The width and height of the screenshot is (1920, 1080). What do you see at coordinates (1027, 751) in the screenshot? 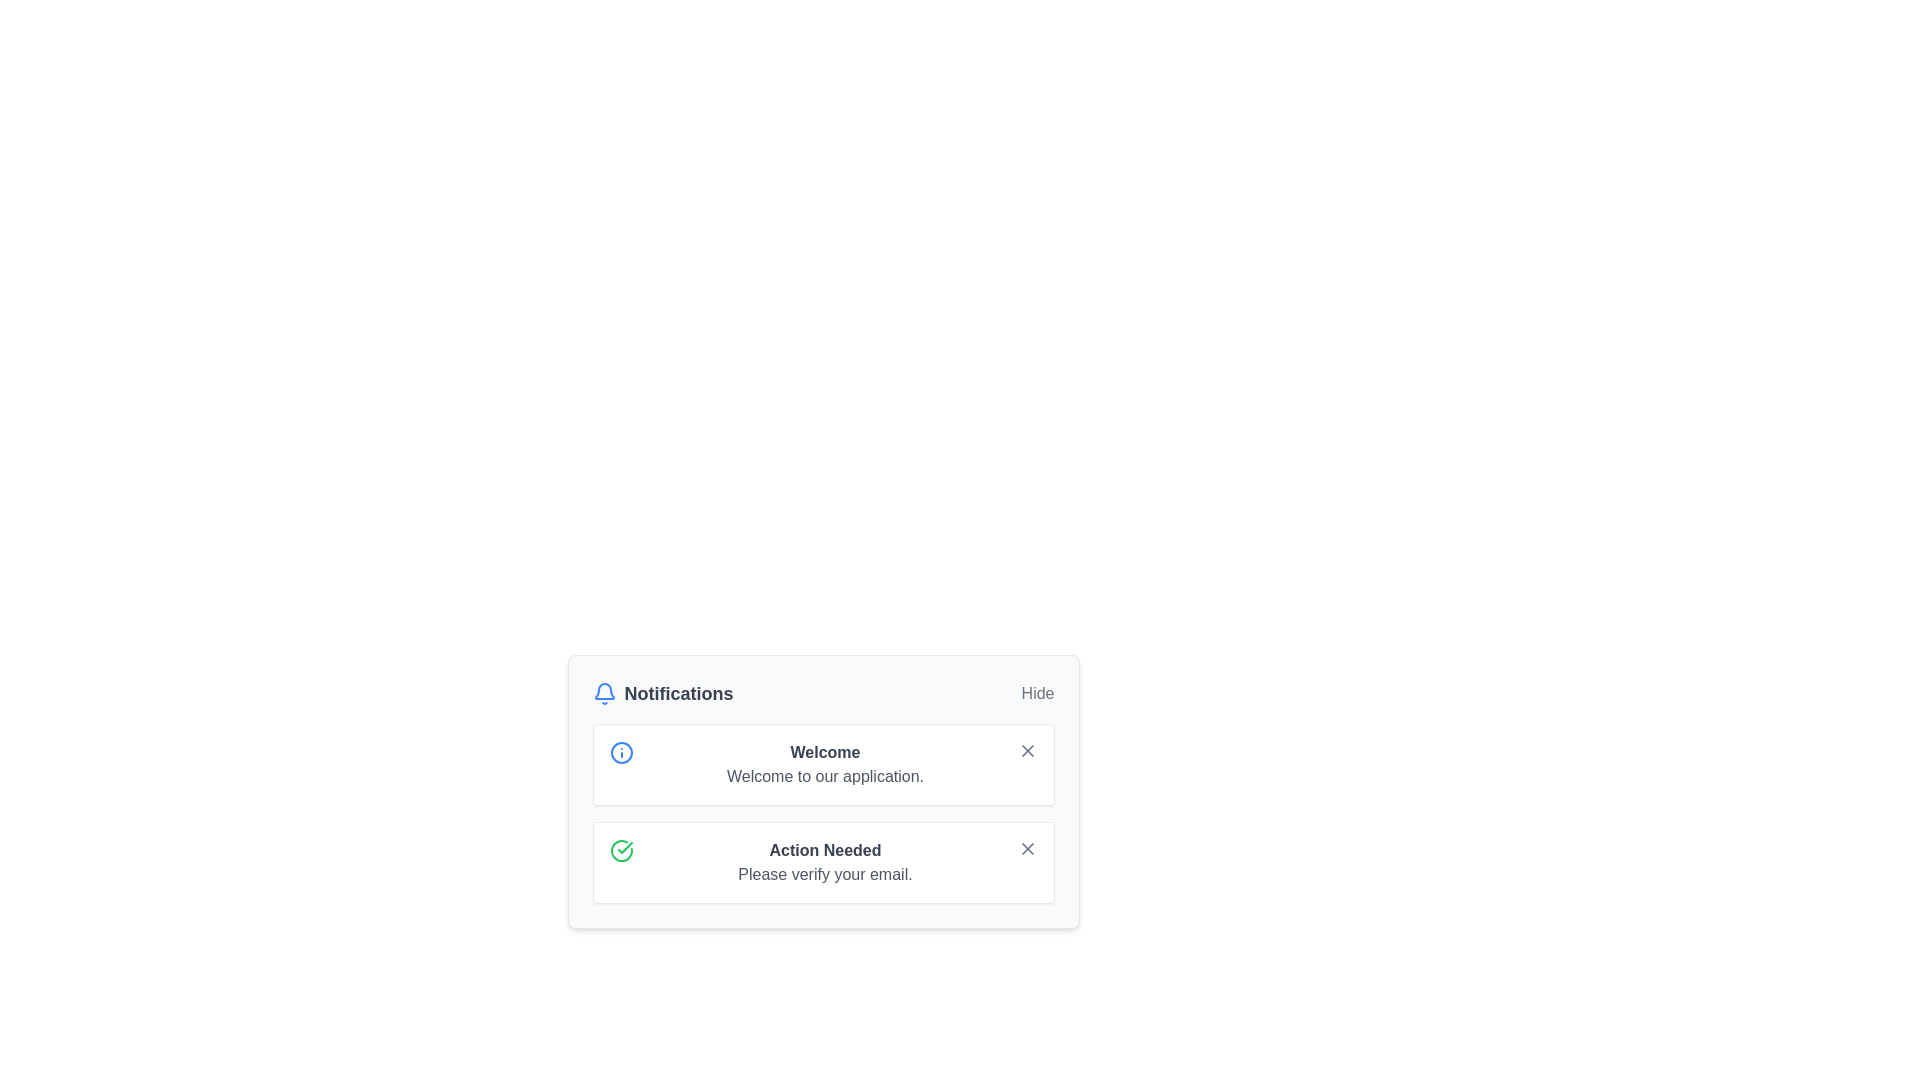
I see `the close button located to the right of the text 'Welcome Welcome to our application.'` at bounding box center [1027, 751].